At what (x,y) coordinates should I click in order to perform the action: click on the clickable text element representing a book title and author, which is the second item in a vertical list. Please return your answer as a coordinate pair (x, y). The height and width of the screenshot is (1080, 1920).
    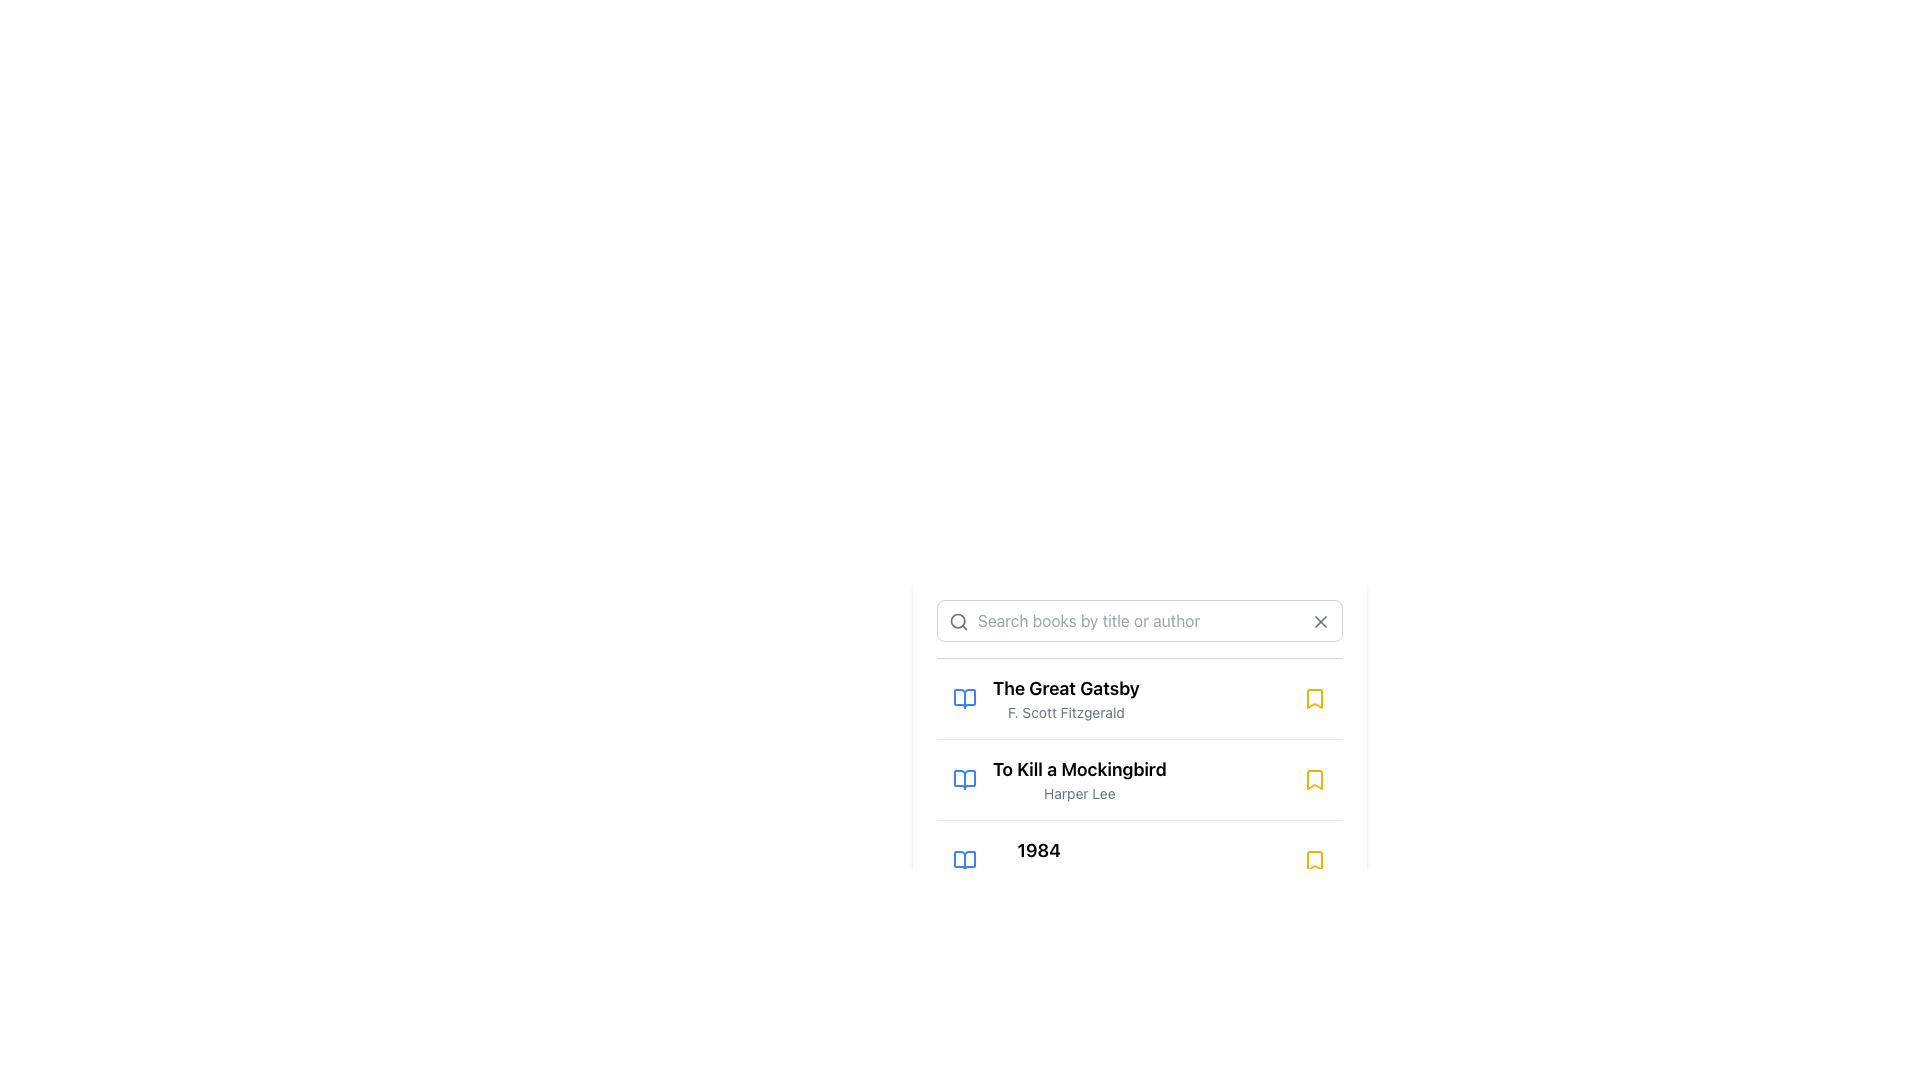
    Looking at the image, I should click on (1078, 778).